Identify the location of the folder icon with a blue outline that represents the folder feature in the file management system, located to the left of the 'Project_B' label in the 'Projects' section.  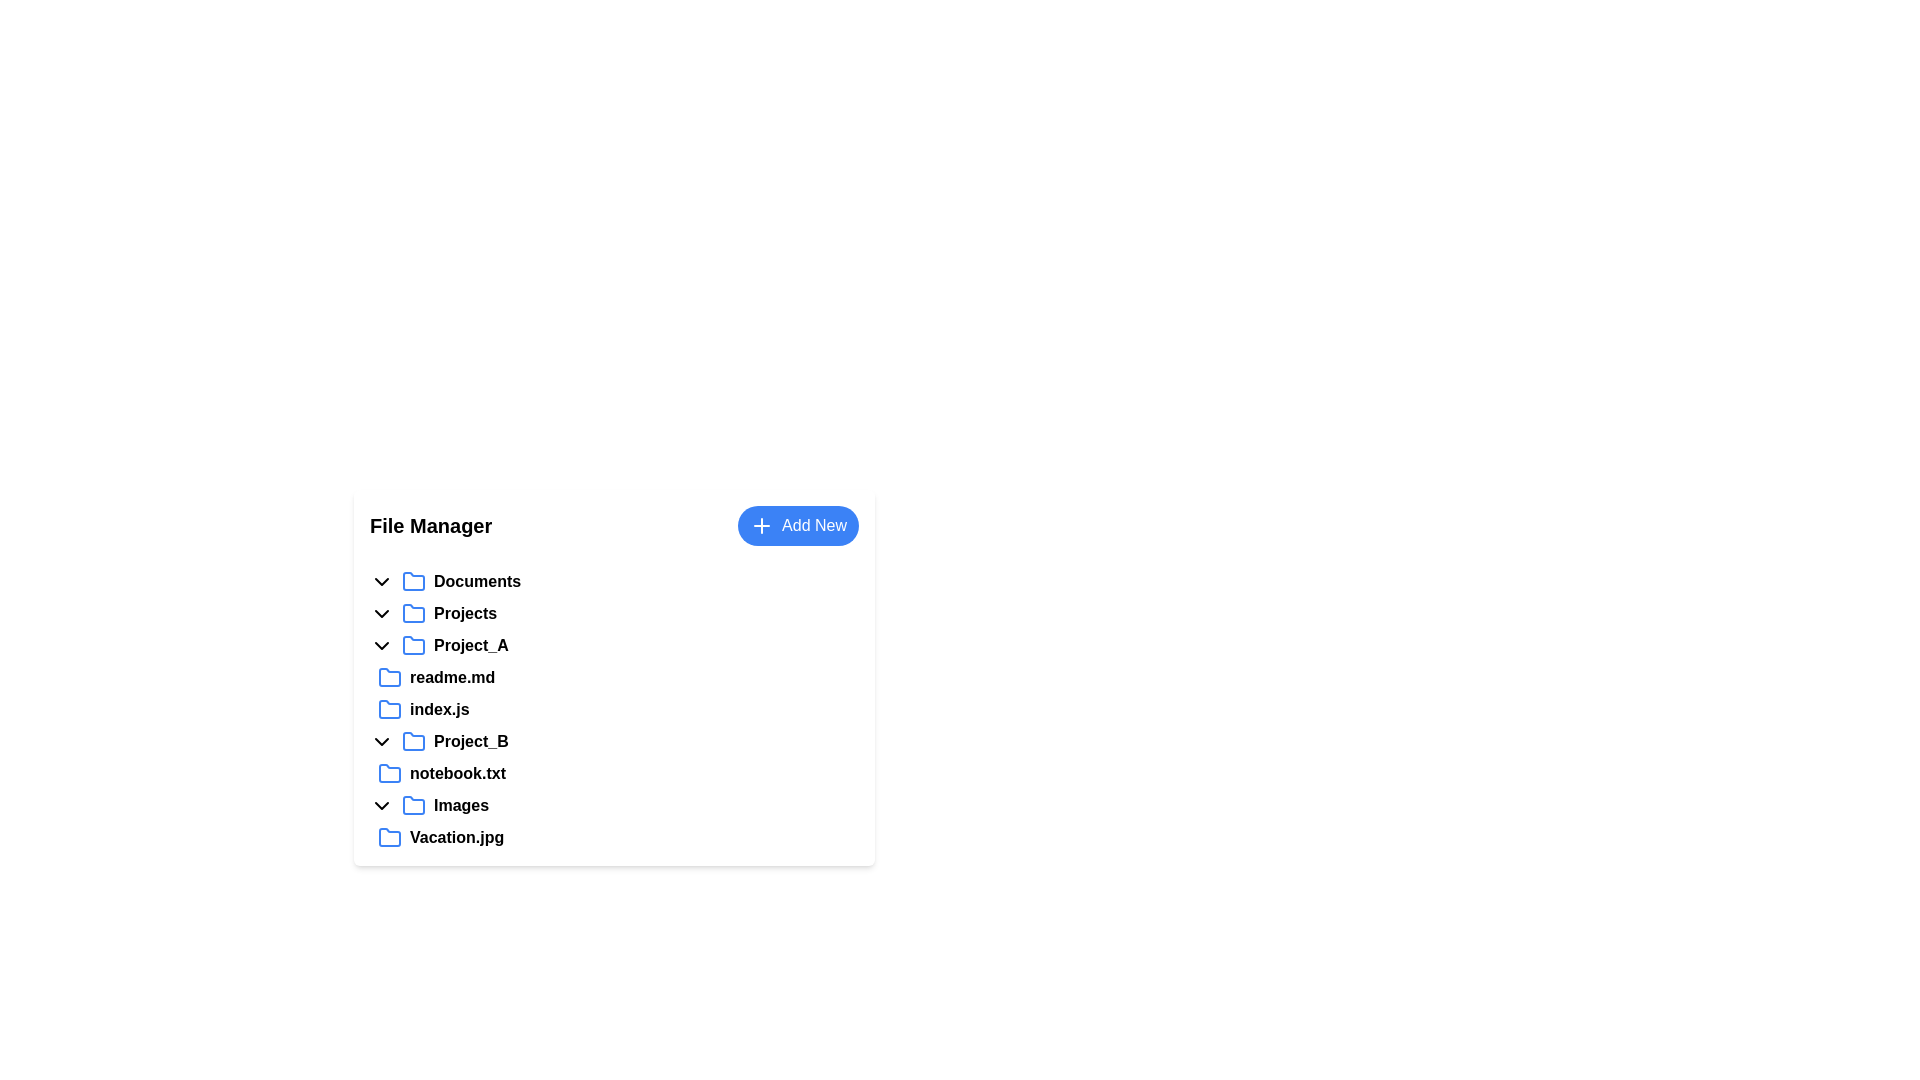
(412, 741).